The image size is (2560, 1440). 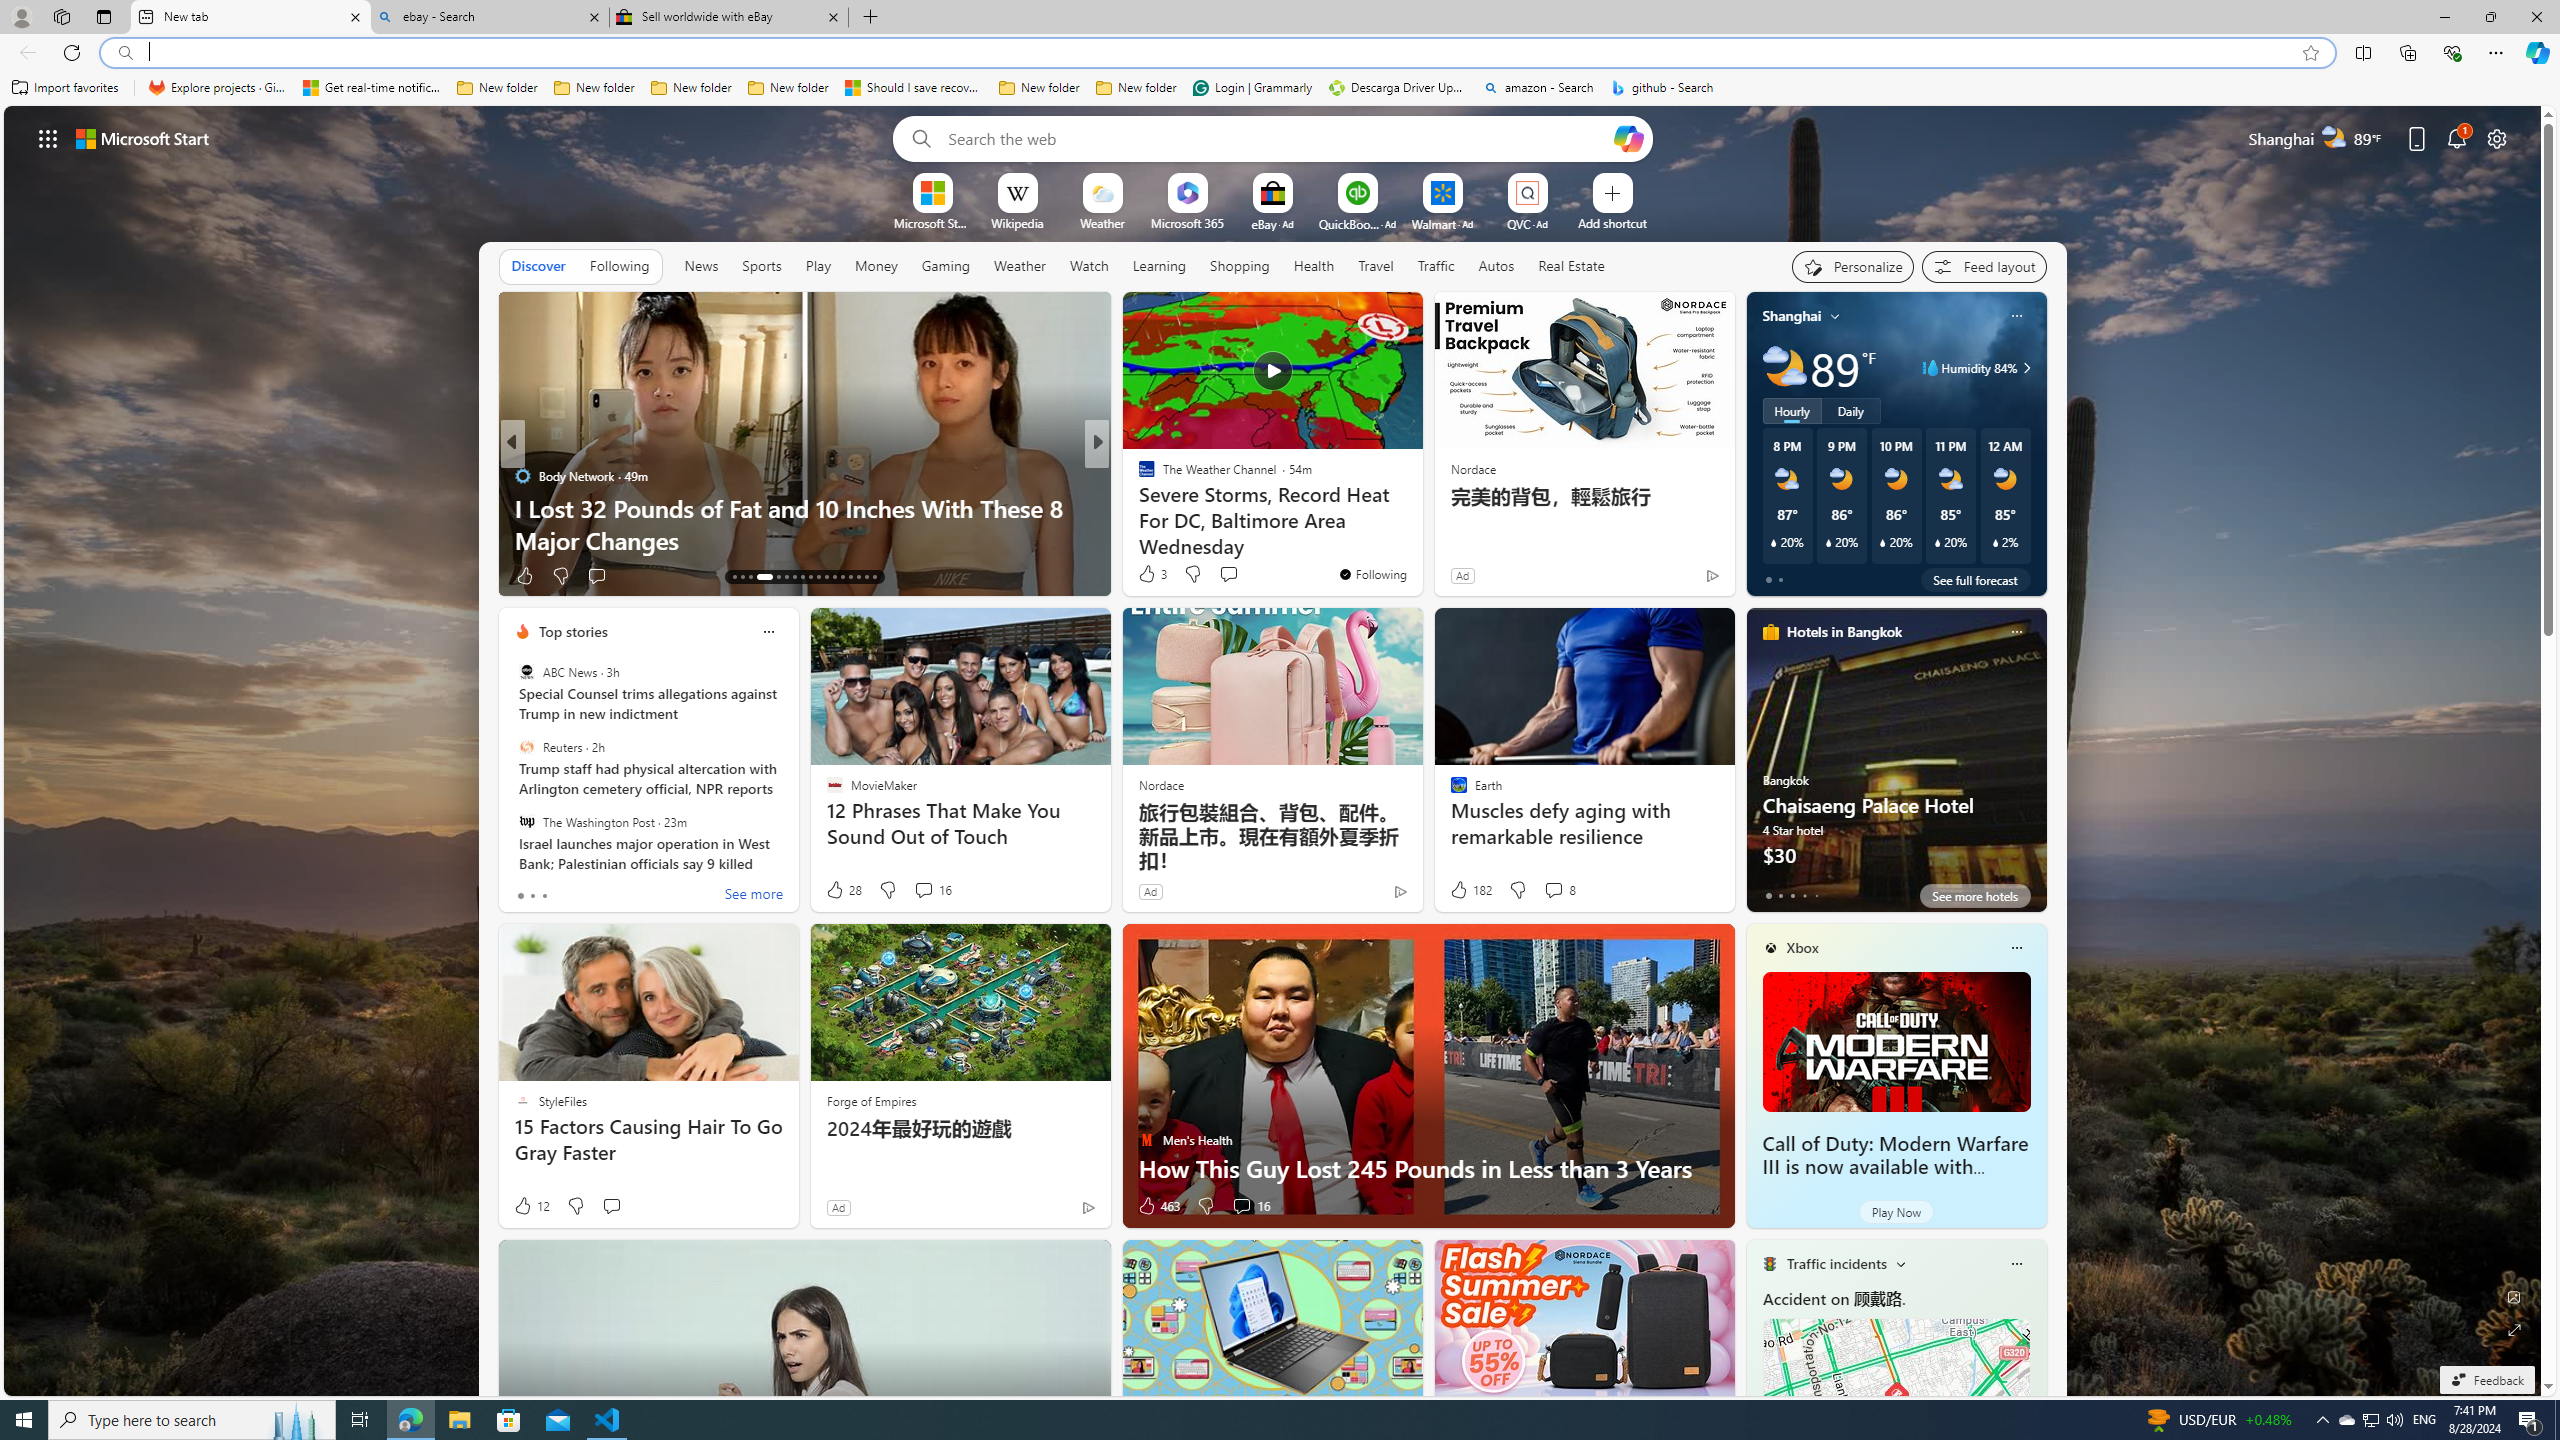 What do you see at coordinates (761, 264) in the screenshot?
I see `'Sports'` at bounding box center [761, 264].